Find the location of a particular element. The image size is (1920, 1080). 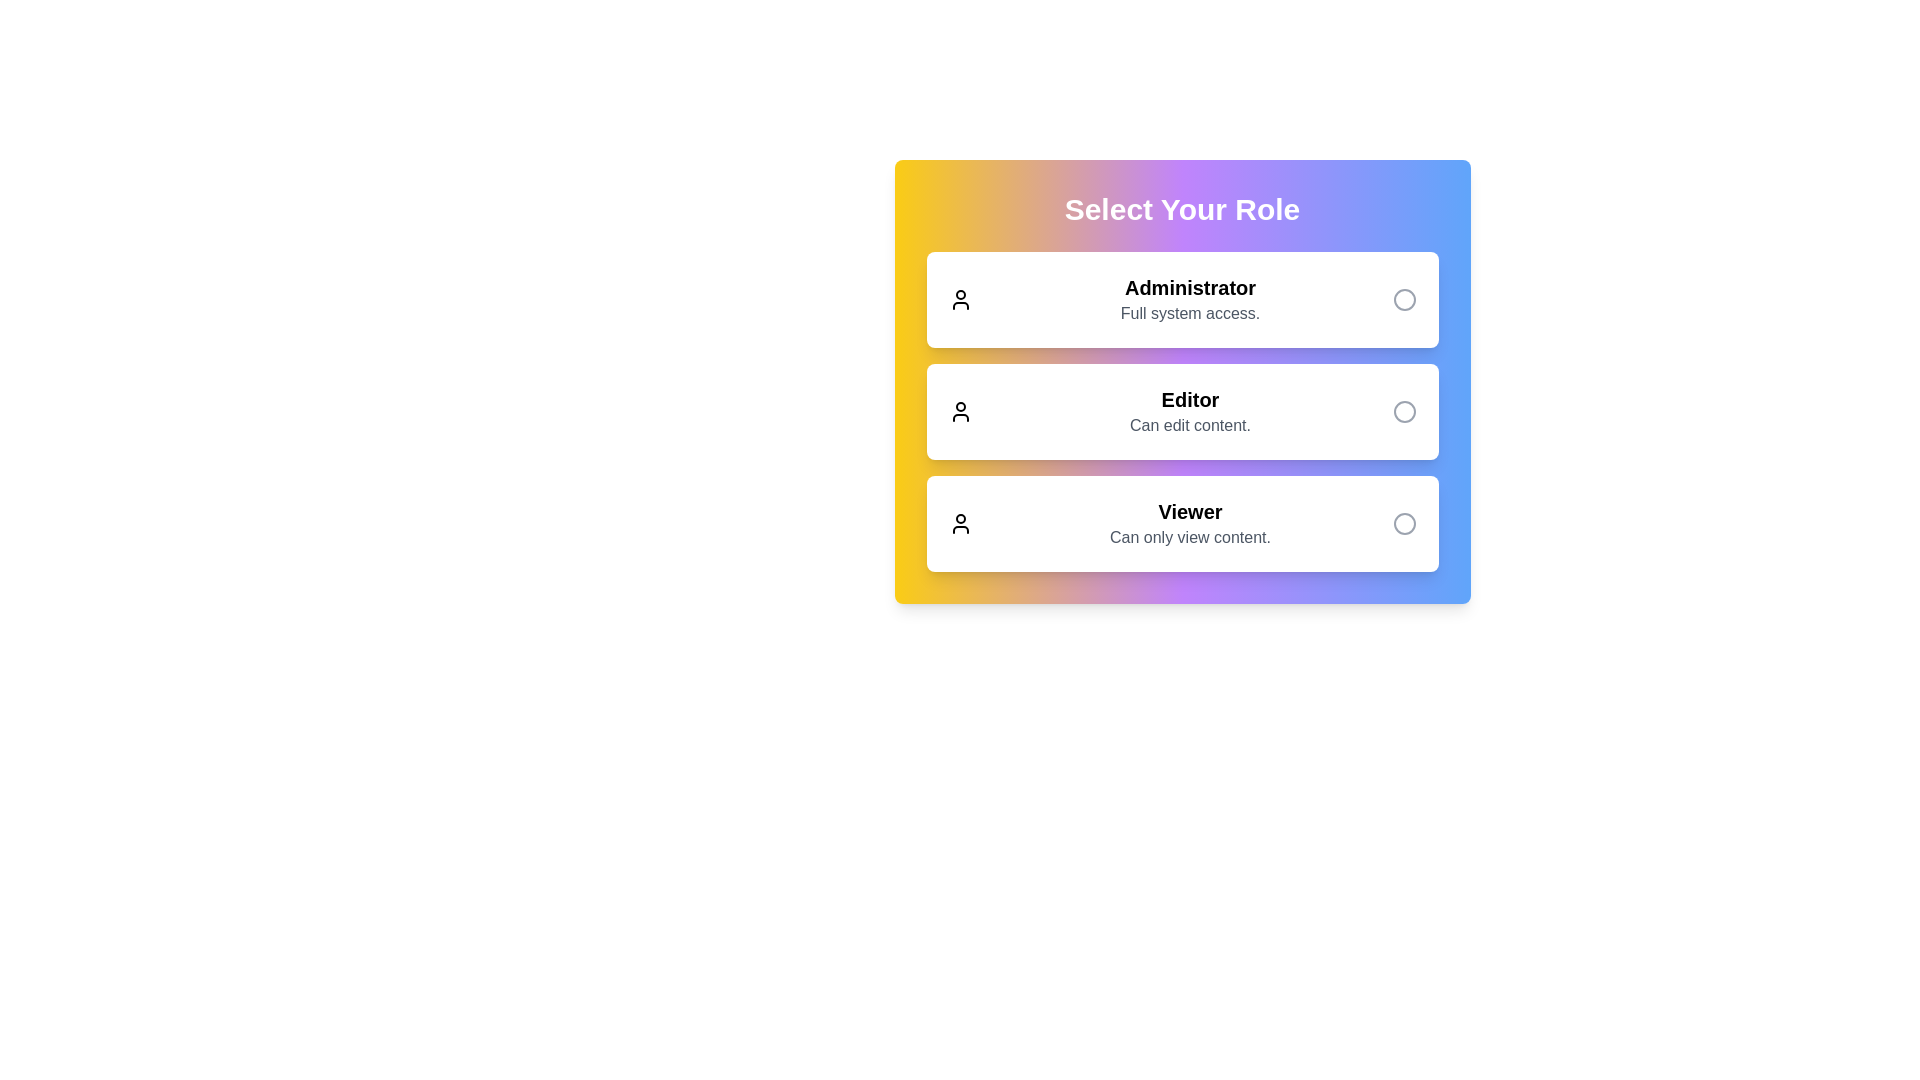

the informational static text located directly below the 'Editor' role in the role selection card, which is the second card from the top in the vertically arranged list is located at coordinates (1190, 424).